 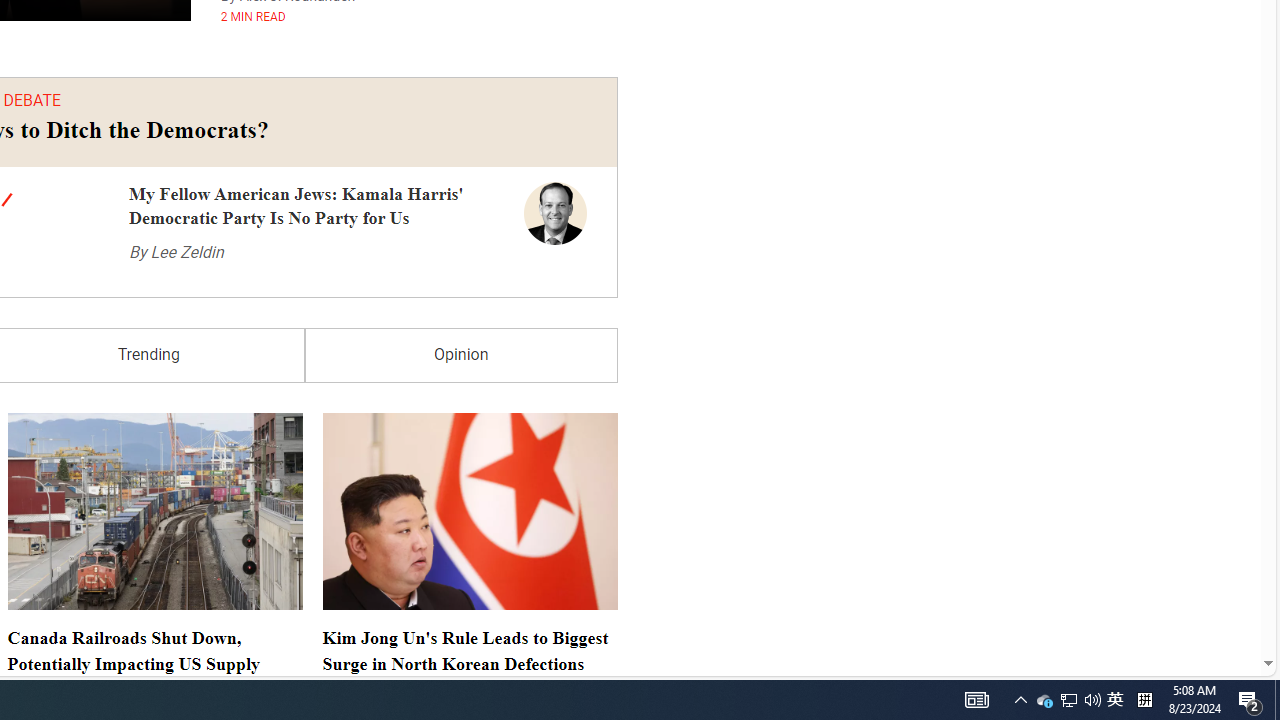 I want to click on 'Notification Chevron', so click(x=1020, y=698).